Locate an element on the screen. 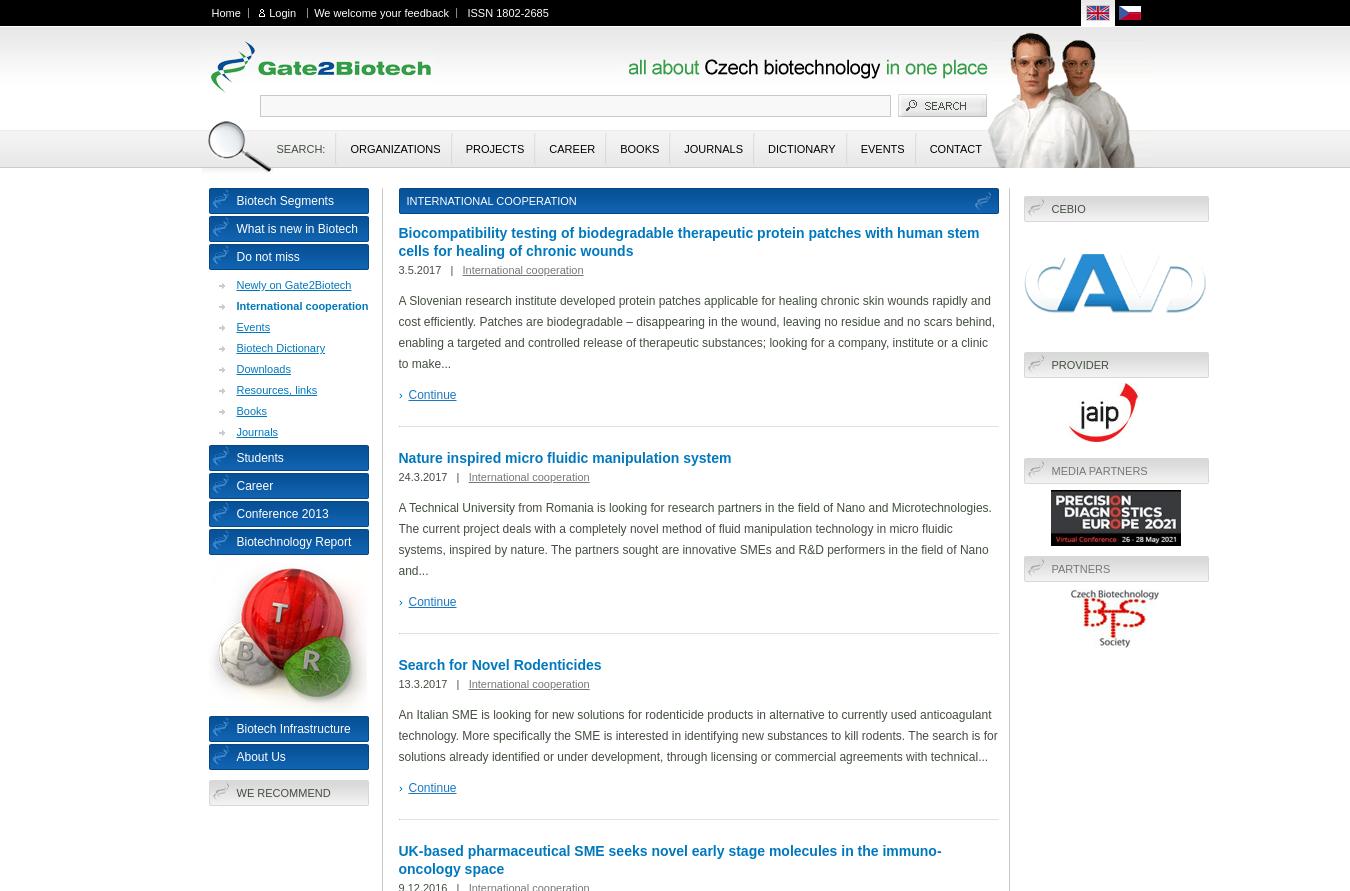 Image resolution: width=1350 pixels, height=891 pixels. 'Provider' is located at coordinates (1079, 365).